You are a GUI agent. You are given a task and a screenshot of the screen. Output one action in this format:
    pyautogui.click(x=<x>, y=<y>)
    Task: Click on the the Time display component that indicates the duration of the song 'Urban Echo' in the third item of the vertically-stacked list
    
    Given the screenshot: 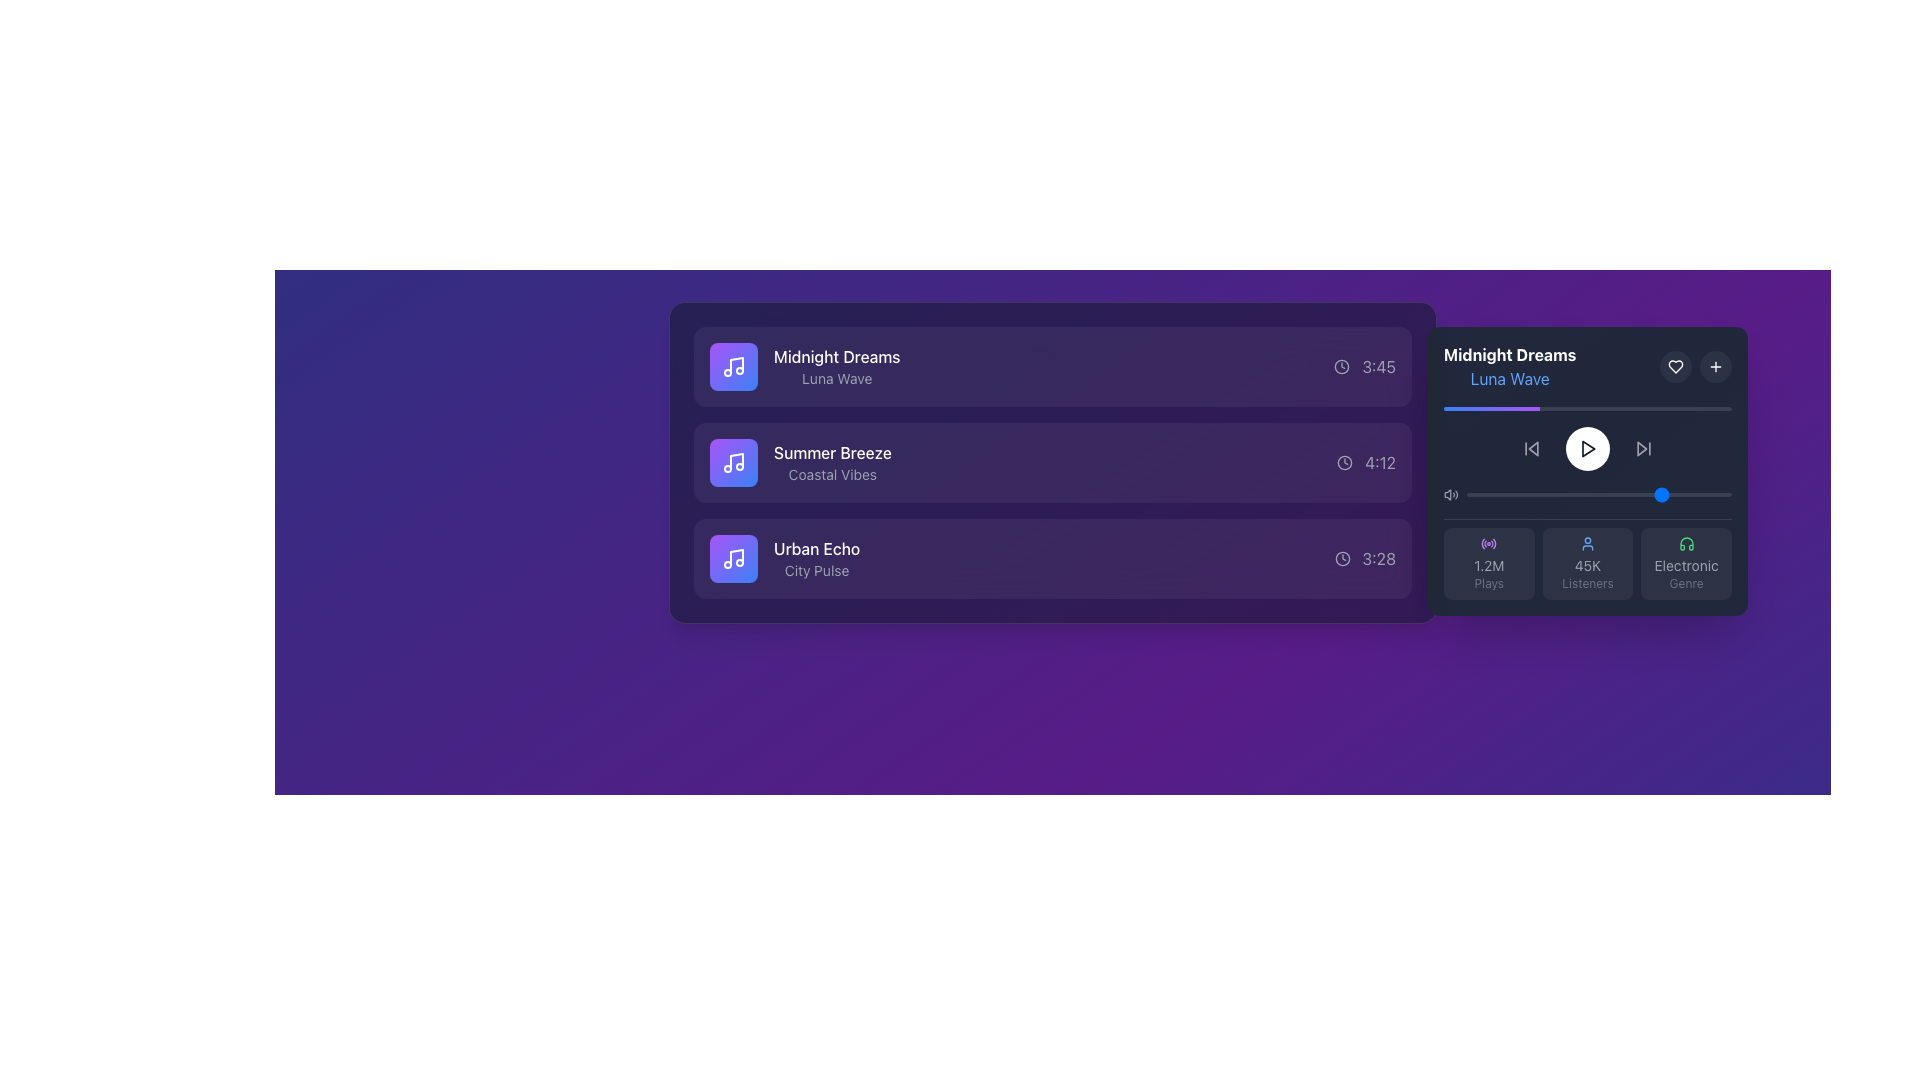 What is the action you would take?
    pyautogui.click(x=1364, y=559)
    